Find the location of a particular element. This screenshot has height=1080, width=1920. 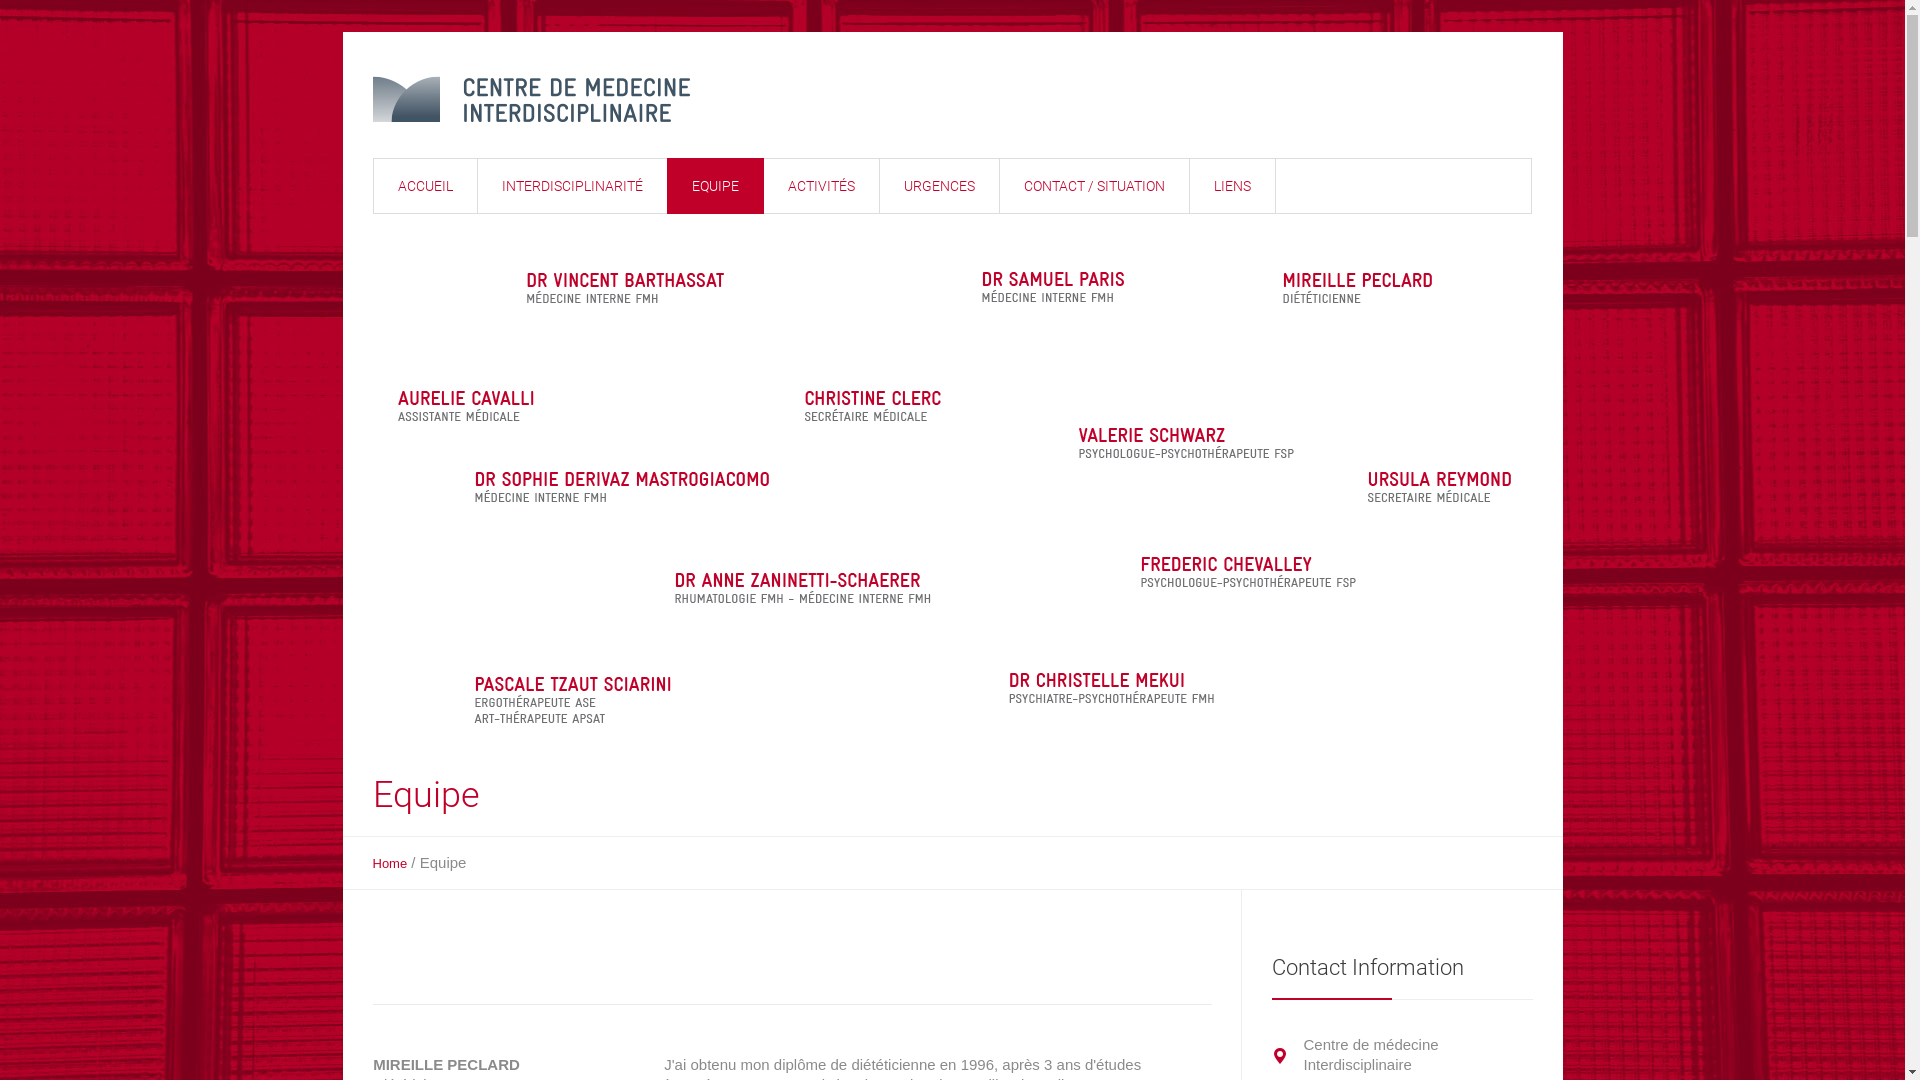

'EQUIPE' is located at coordinates (714, 185).